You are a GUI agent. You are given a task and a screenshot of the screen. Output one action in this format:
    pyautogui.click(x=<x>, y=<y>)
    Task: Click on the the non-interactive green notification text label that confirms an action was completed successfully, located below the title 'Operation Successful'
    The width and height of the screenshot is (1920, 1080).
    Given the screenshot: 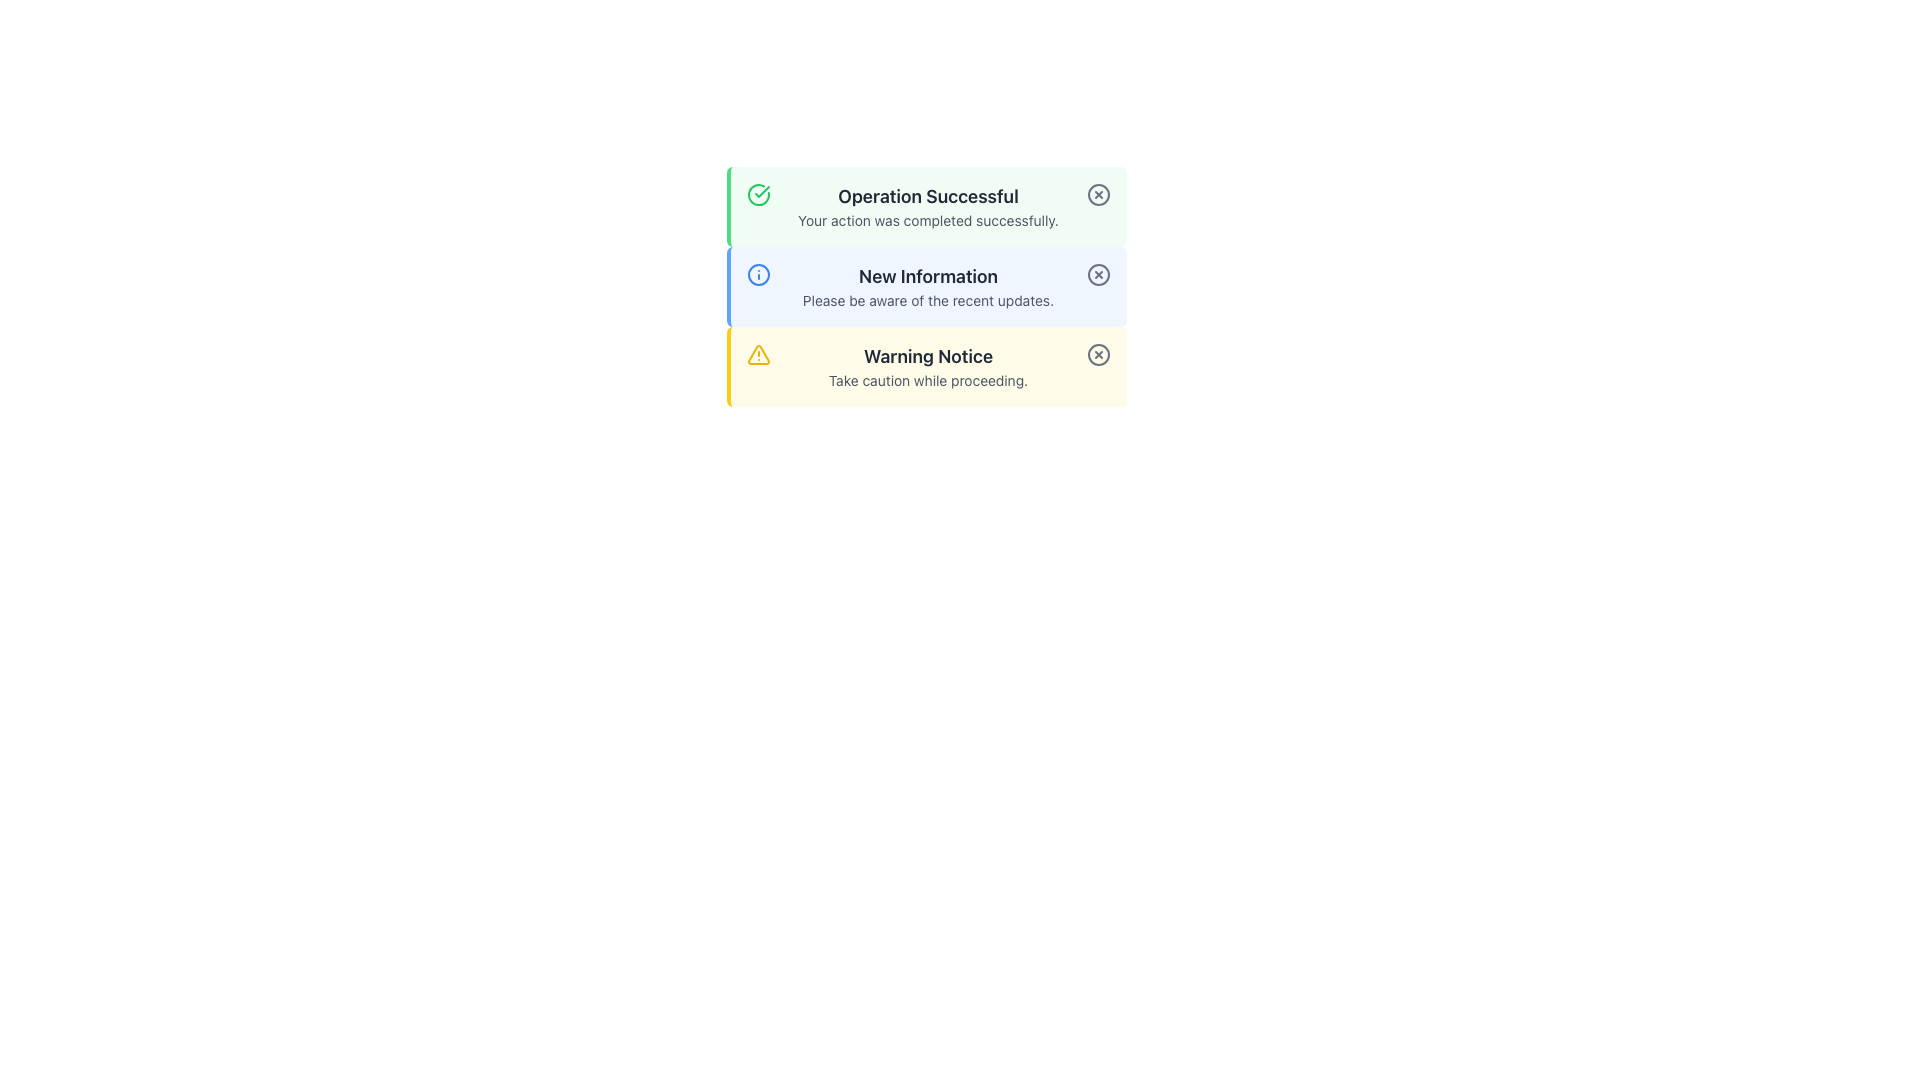 What is the action you would take?
    pyautogui.click(x=927, y=220)
    